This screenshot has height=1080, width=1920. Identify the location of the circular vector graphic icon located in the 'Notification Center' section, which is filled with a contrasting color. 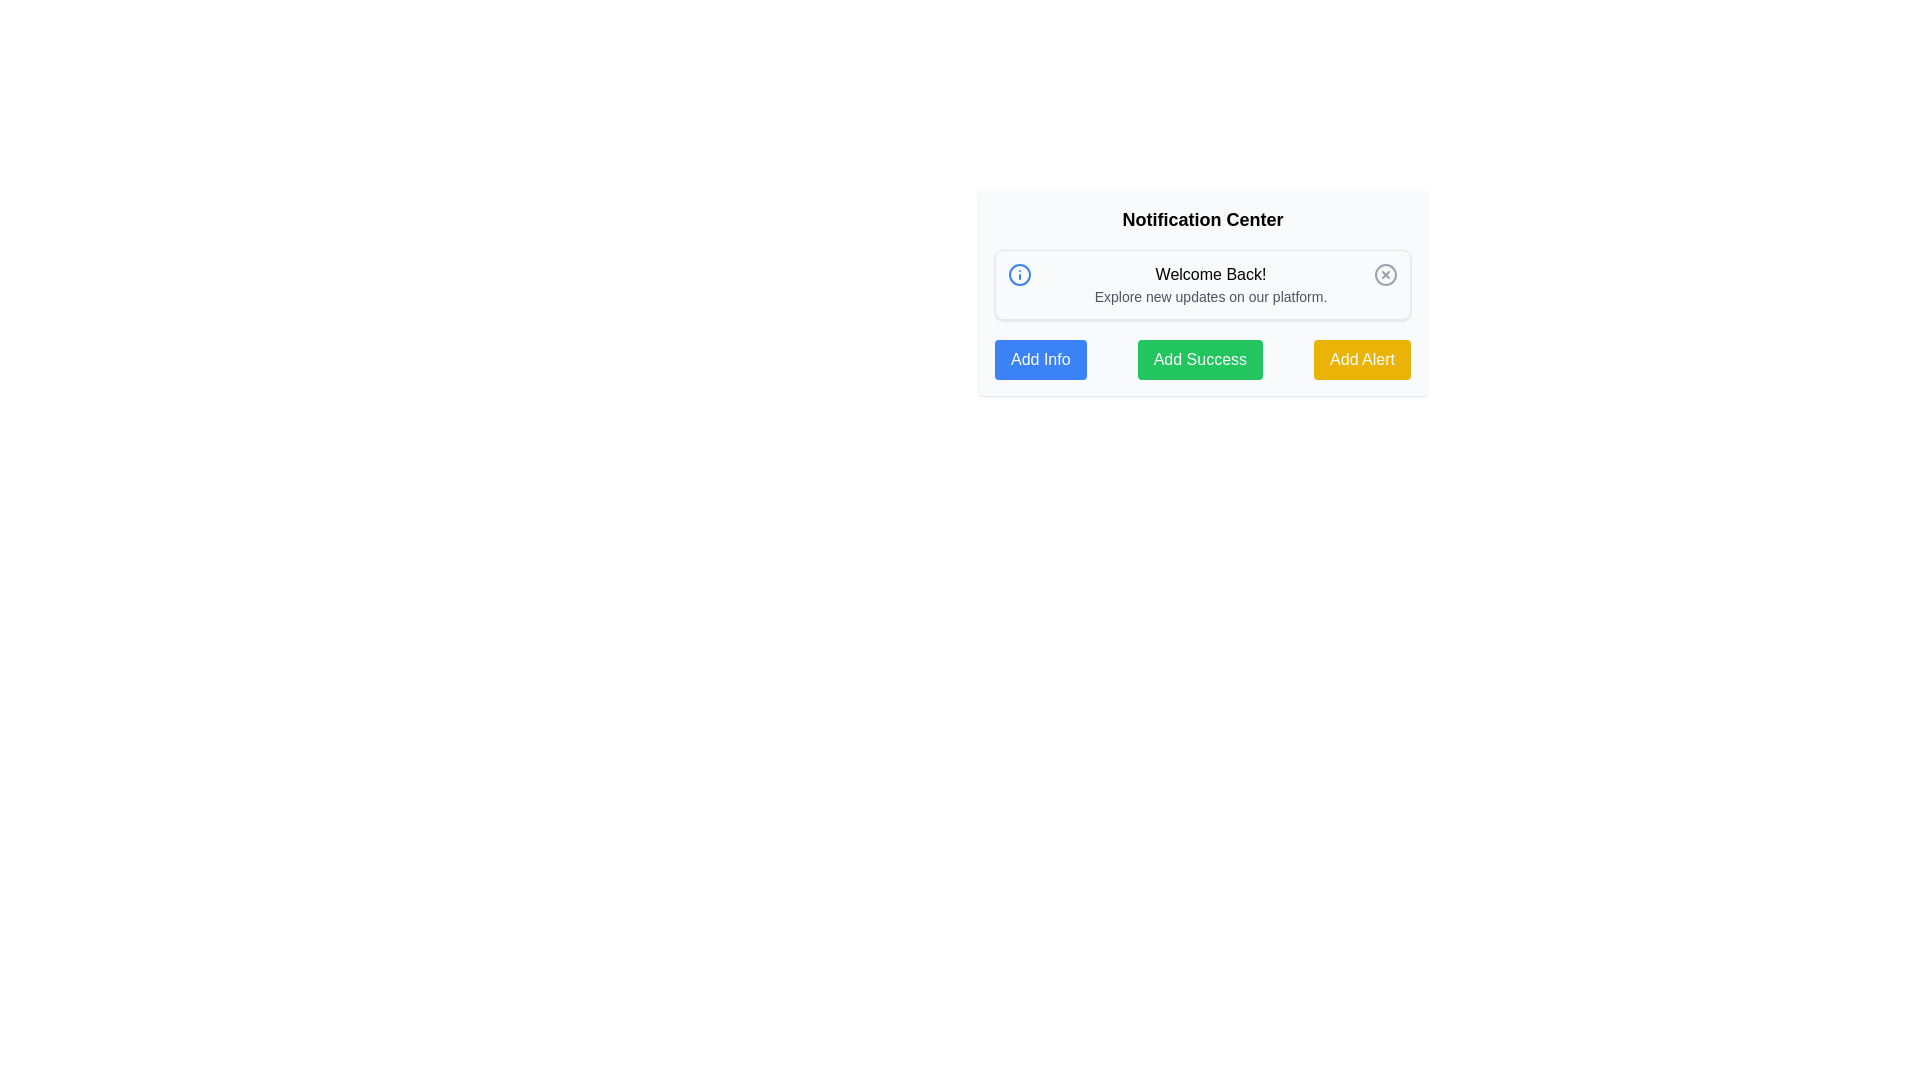
(1019, 274).